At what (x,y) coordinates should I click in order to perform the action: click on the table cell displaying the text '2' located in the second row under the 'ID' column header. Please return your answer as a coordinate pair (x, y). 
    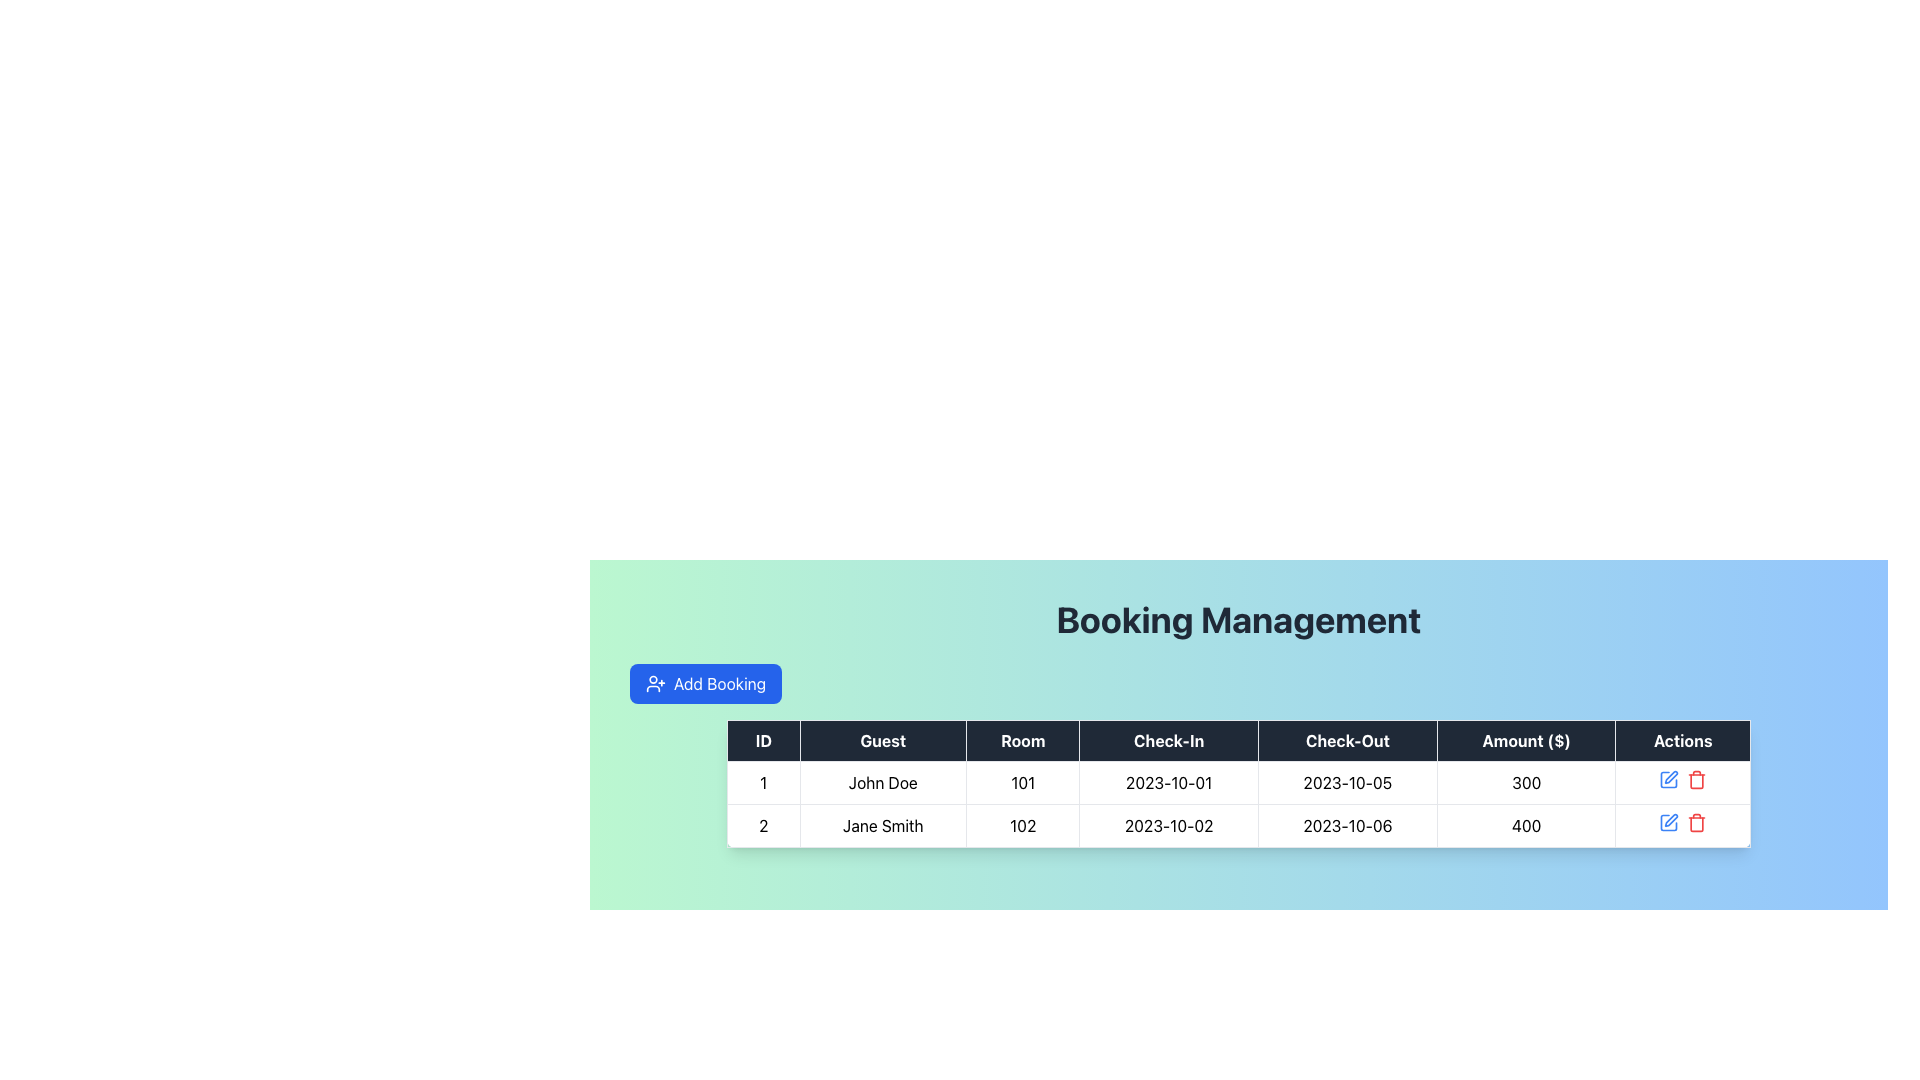
    Looking at the image, I should click on (762, 825).